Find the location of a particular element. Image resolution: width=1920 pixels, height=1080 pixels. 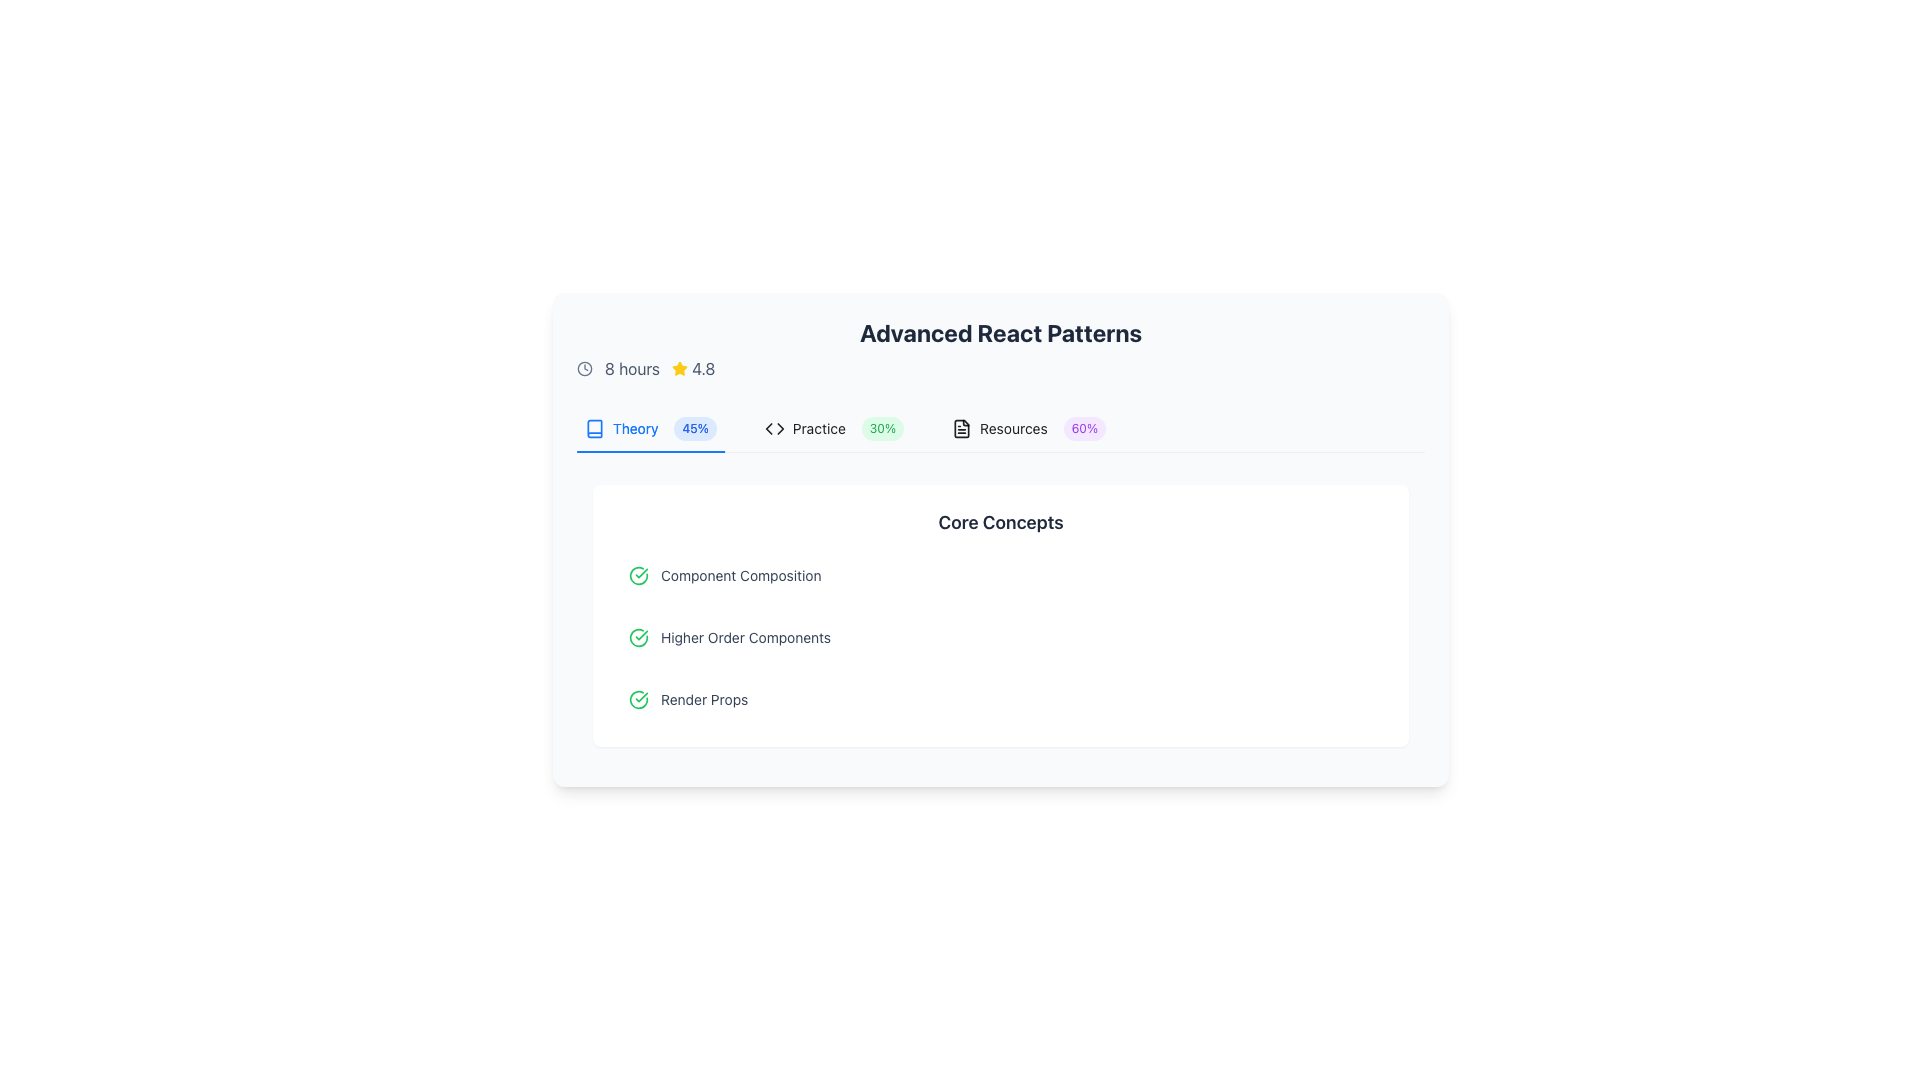

the first tab in the Tab List for navigation, which allows reordering of the tabs labeled 'Theory', 'Practice', and 'Resources' is located at coordinates (1001, 427).